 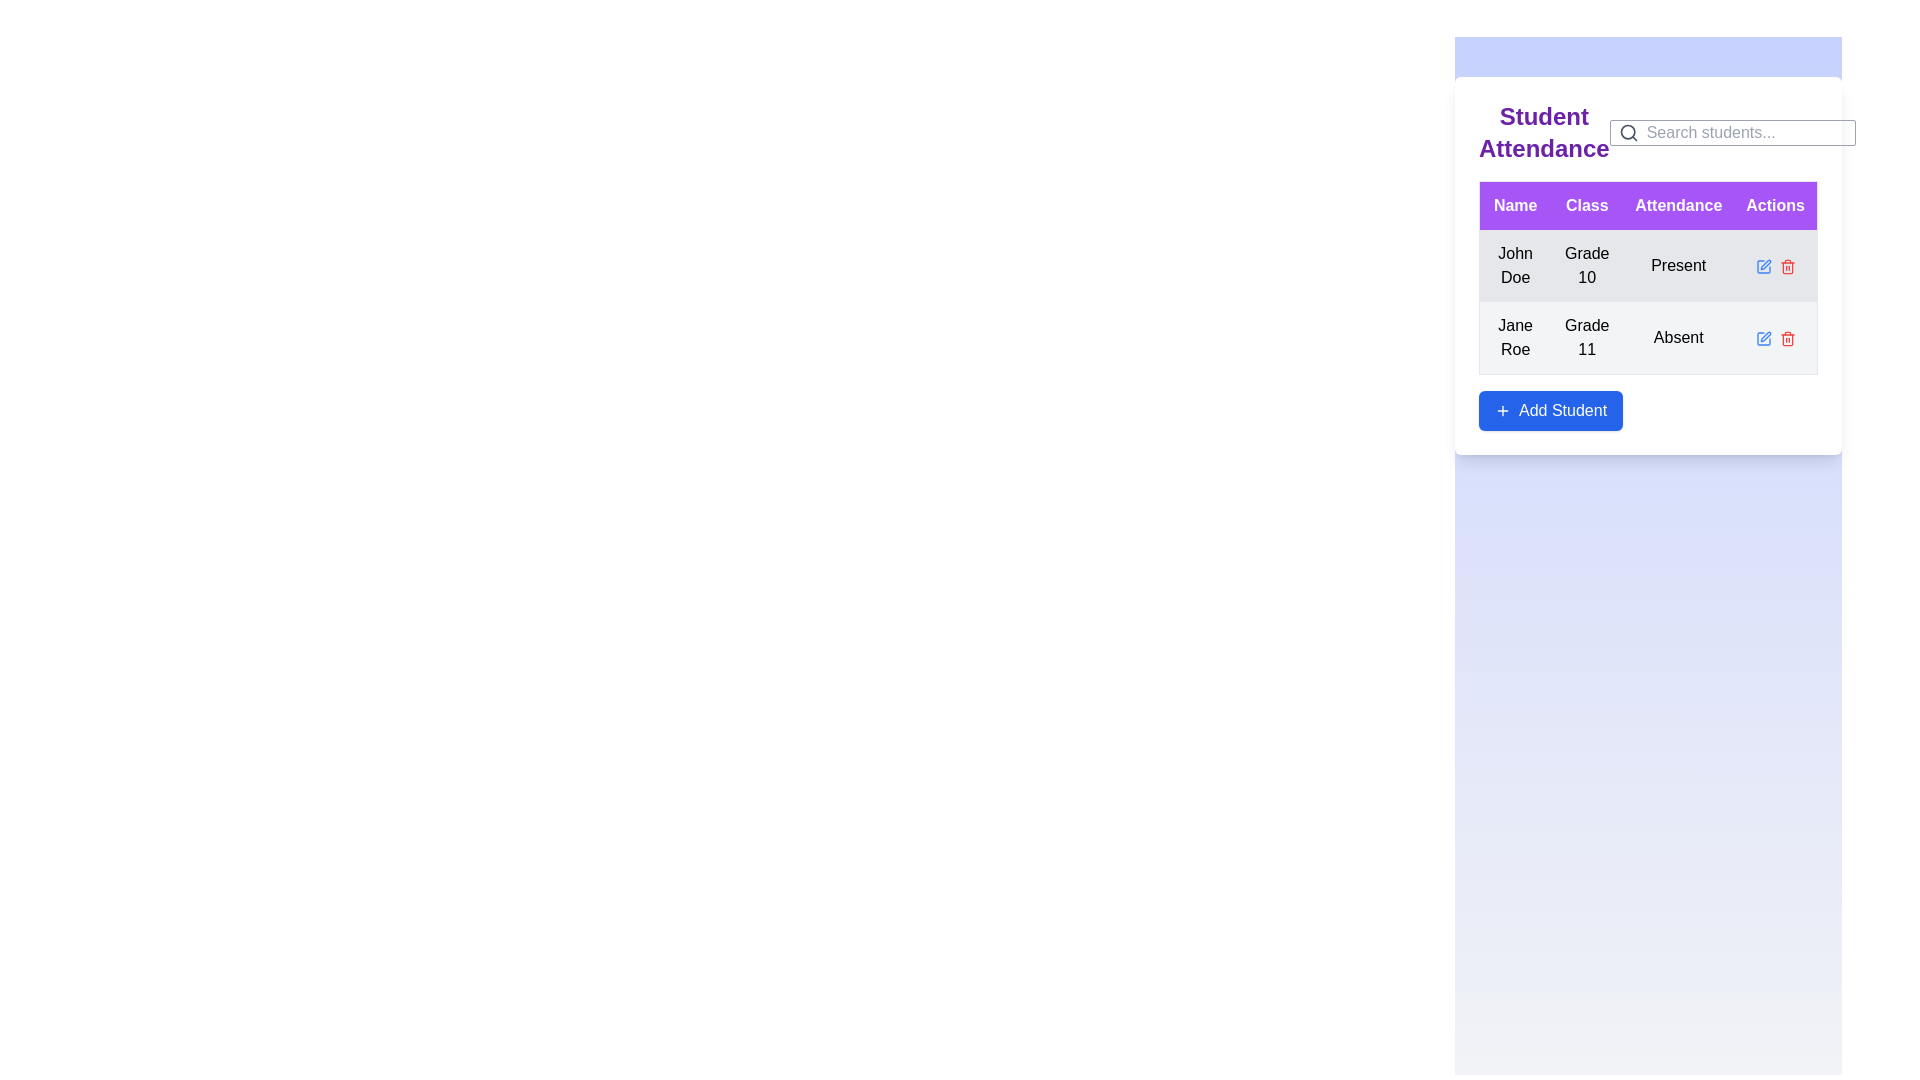 I want to click on the text label displaying the name 'John Doe' located in the first row of the table under the 'Name' column, so click(x=1515, y=265).